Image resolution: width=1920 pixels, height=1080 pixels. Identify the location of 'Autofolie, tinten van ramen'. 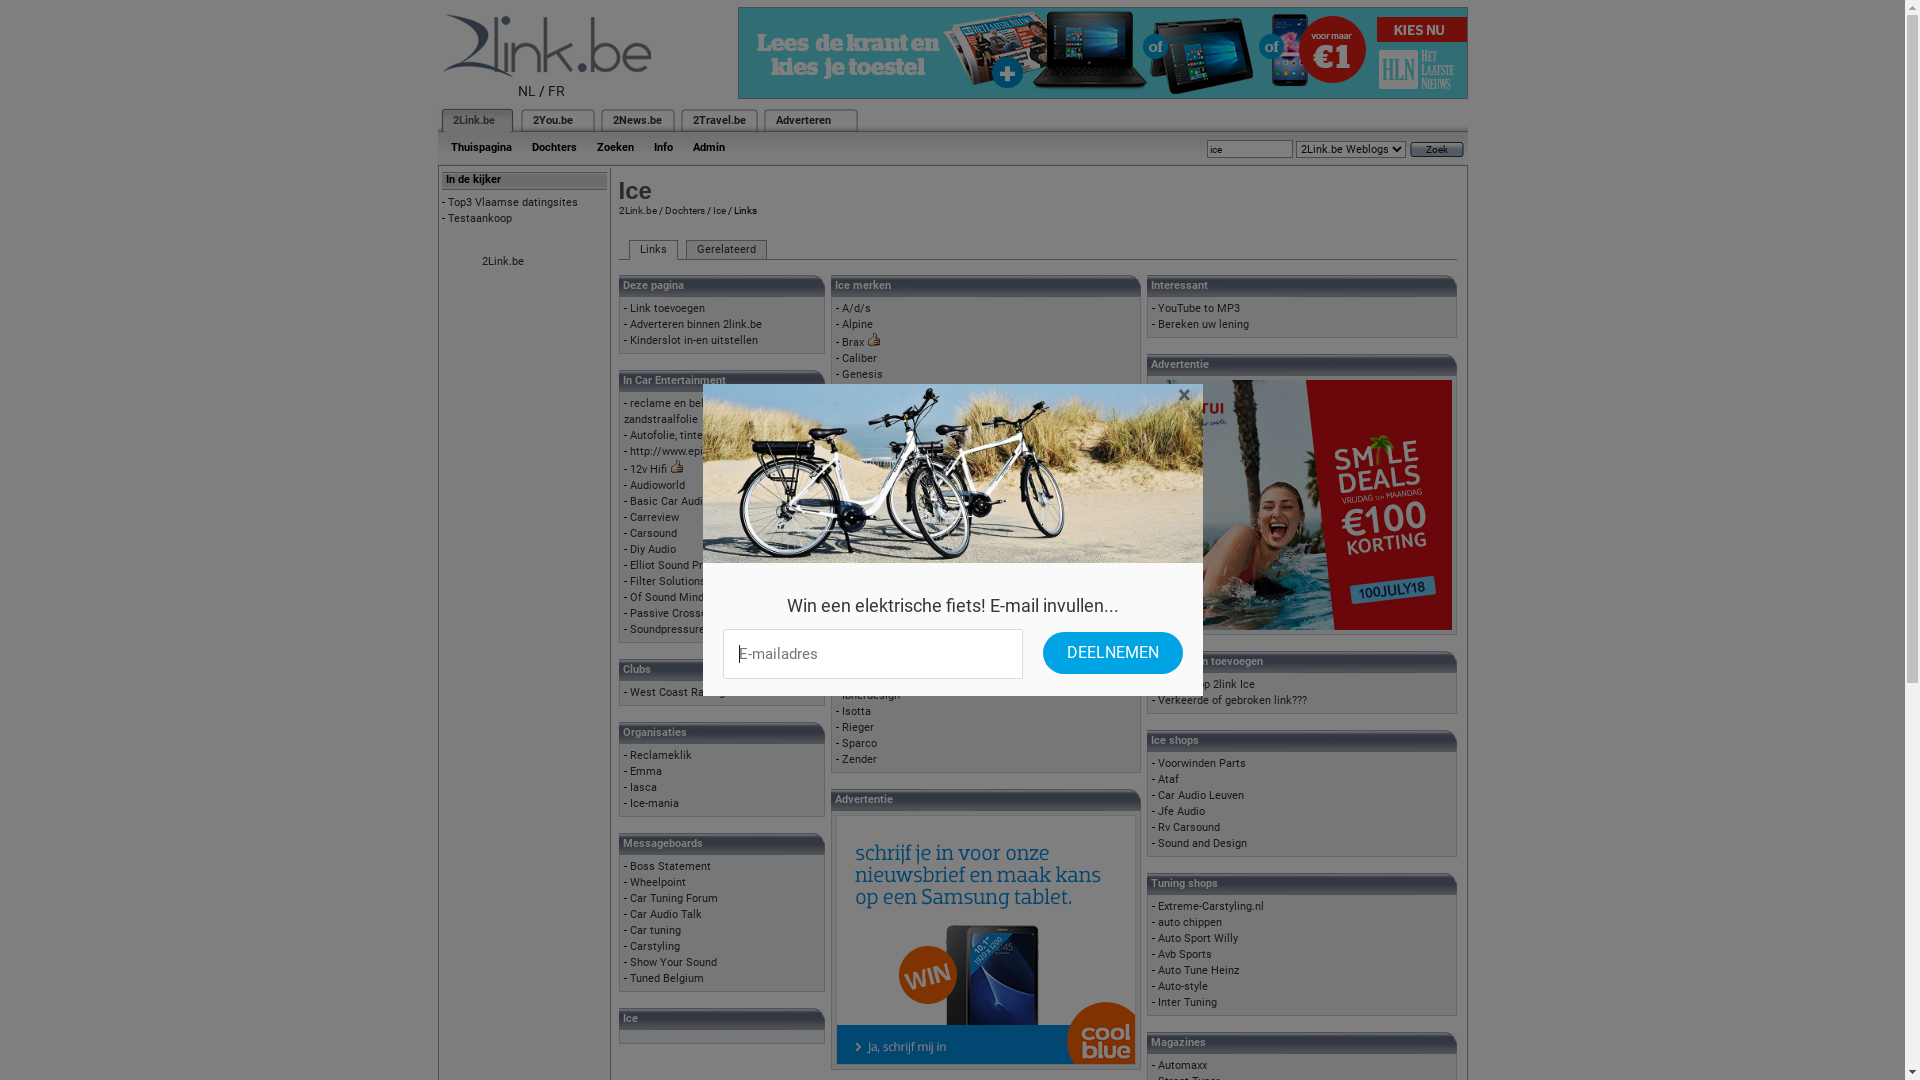
(696, 434).